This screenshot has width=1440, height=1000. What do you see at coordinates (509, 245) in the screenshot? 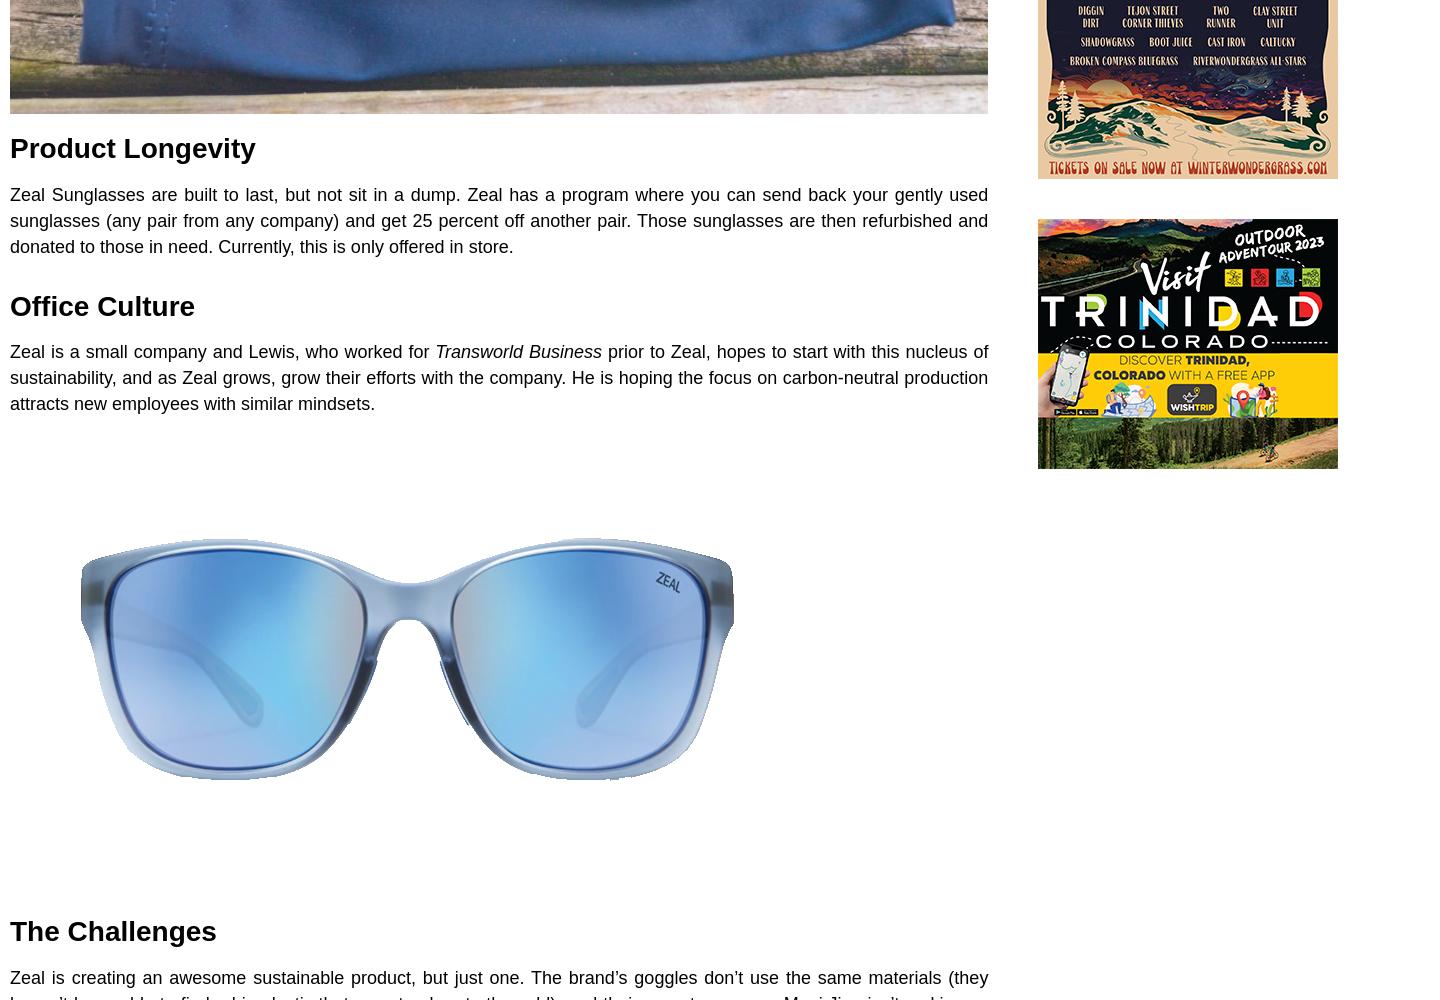
I see `'.'` at bounding box center [509, 245].